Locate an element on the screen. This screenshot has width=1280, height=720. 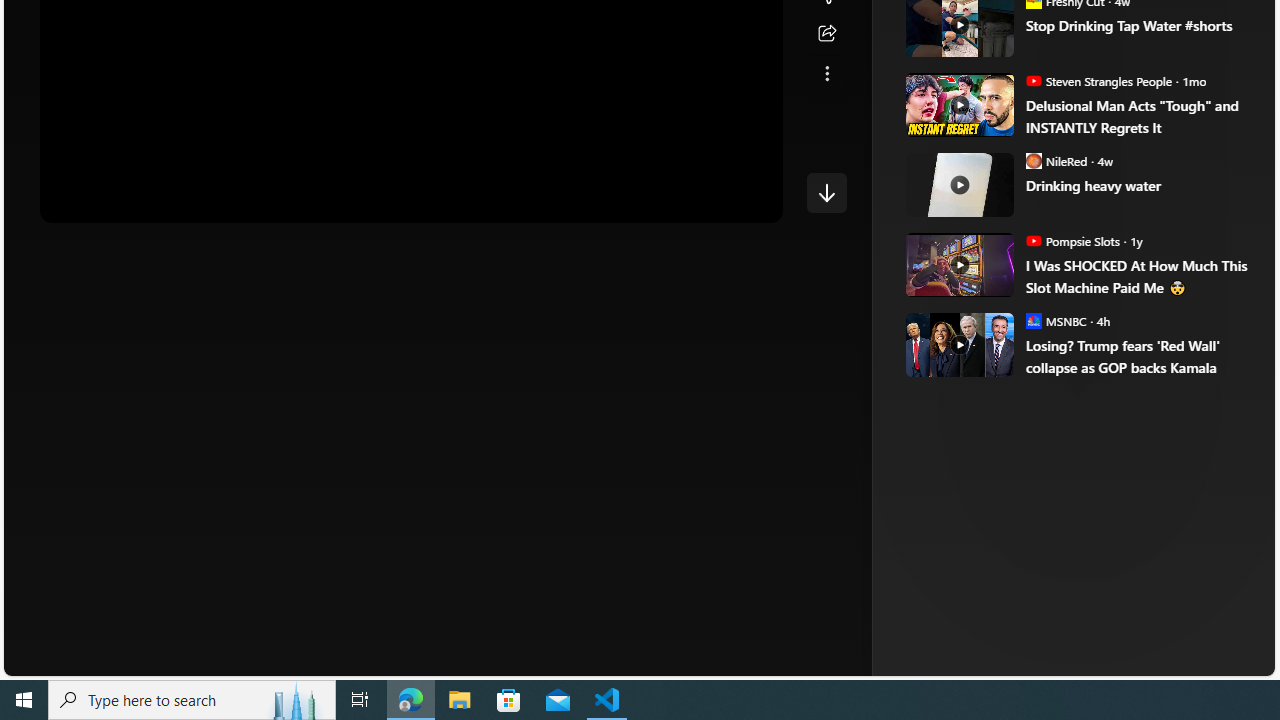
'MSNBC' is located at coordinates (1033, 319).